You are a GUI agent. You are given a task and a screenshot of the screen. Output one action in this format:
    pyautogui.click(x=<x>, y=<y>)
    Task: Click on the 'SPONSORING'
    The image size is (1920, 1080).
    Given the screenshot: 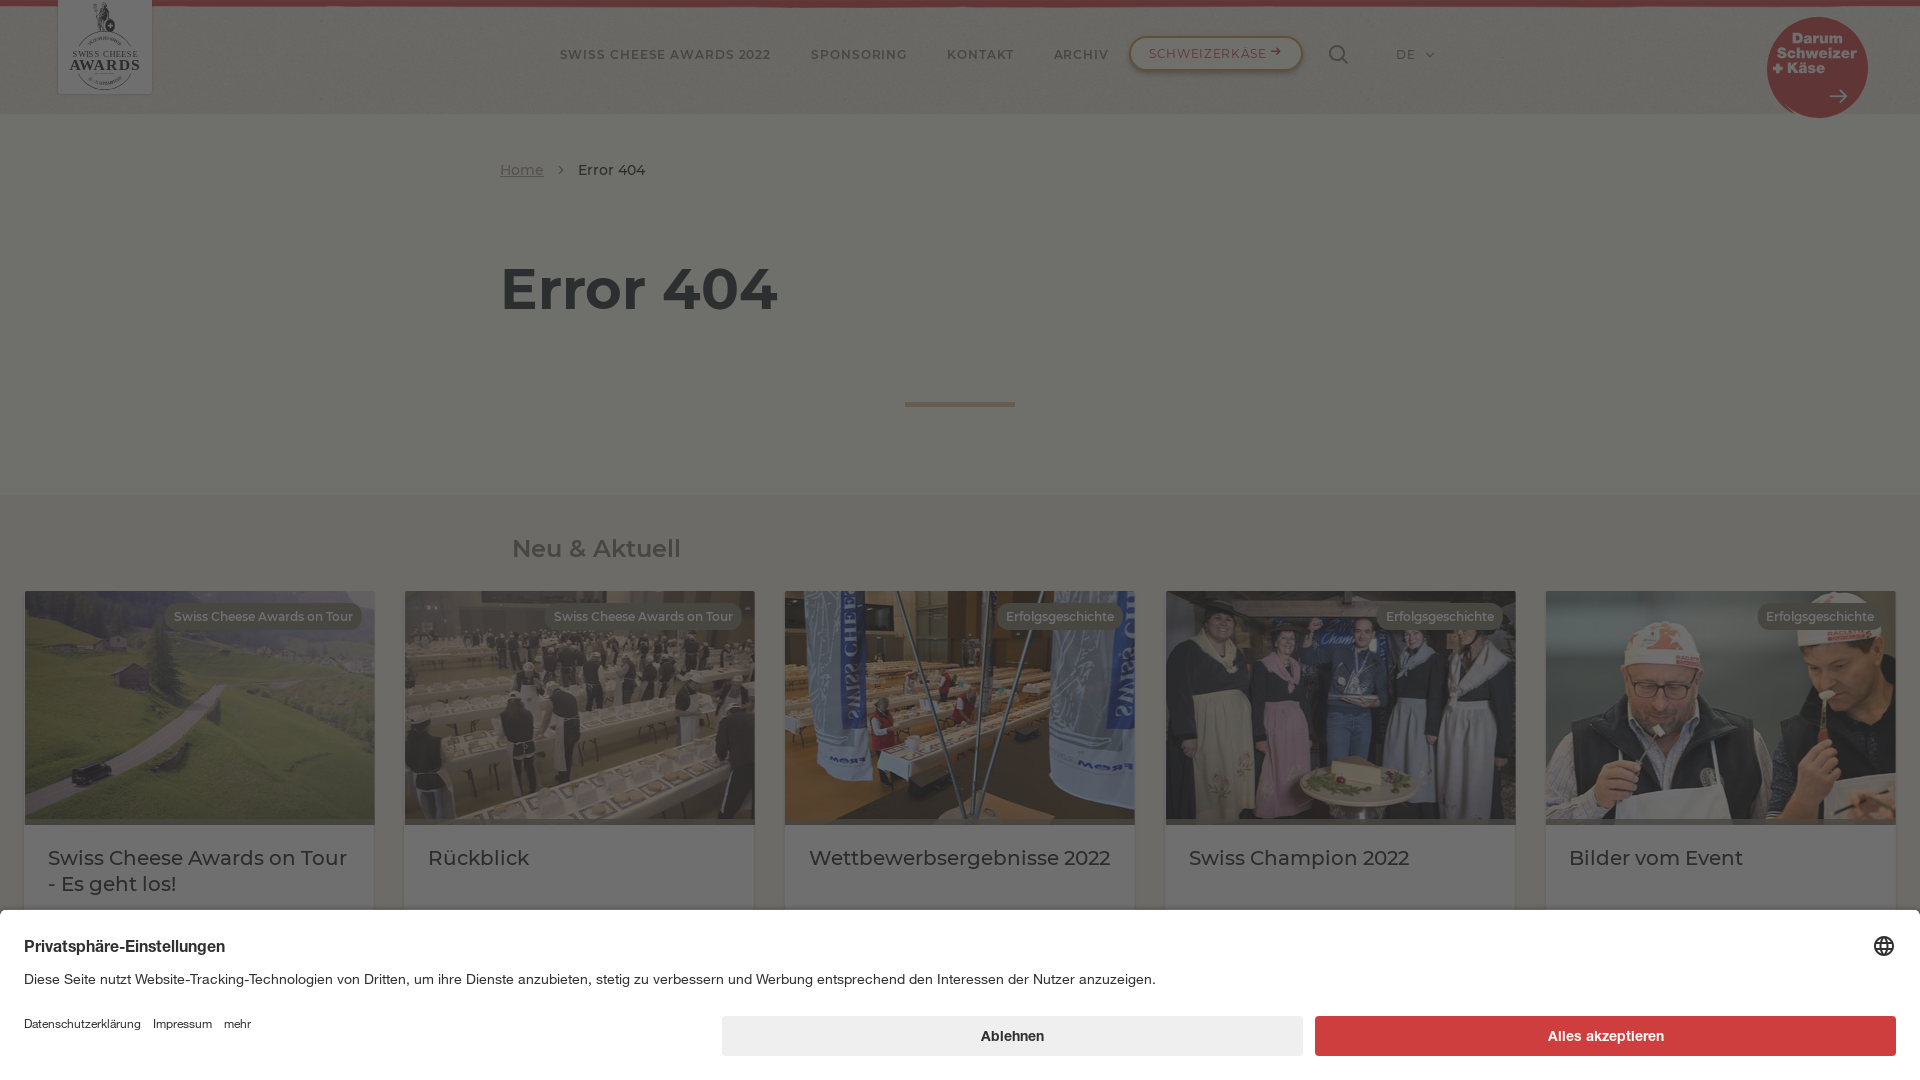 What is the action you would take?
    pyautogui.click(x=801, y=53)
    